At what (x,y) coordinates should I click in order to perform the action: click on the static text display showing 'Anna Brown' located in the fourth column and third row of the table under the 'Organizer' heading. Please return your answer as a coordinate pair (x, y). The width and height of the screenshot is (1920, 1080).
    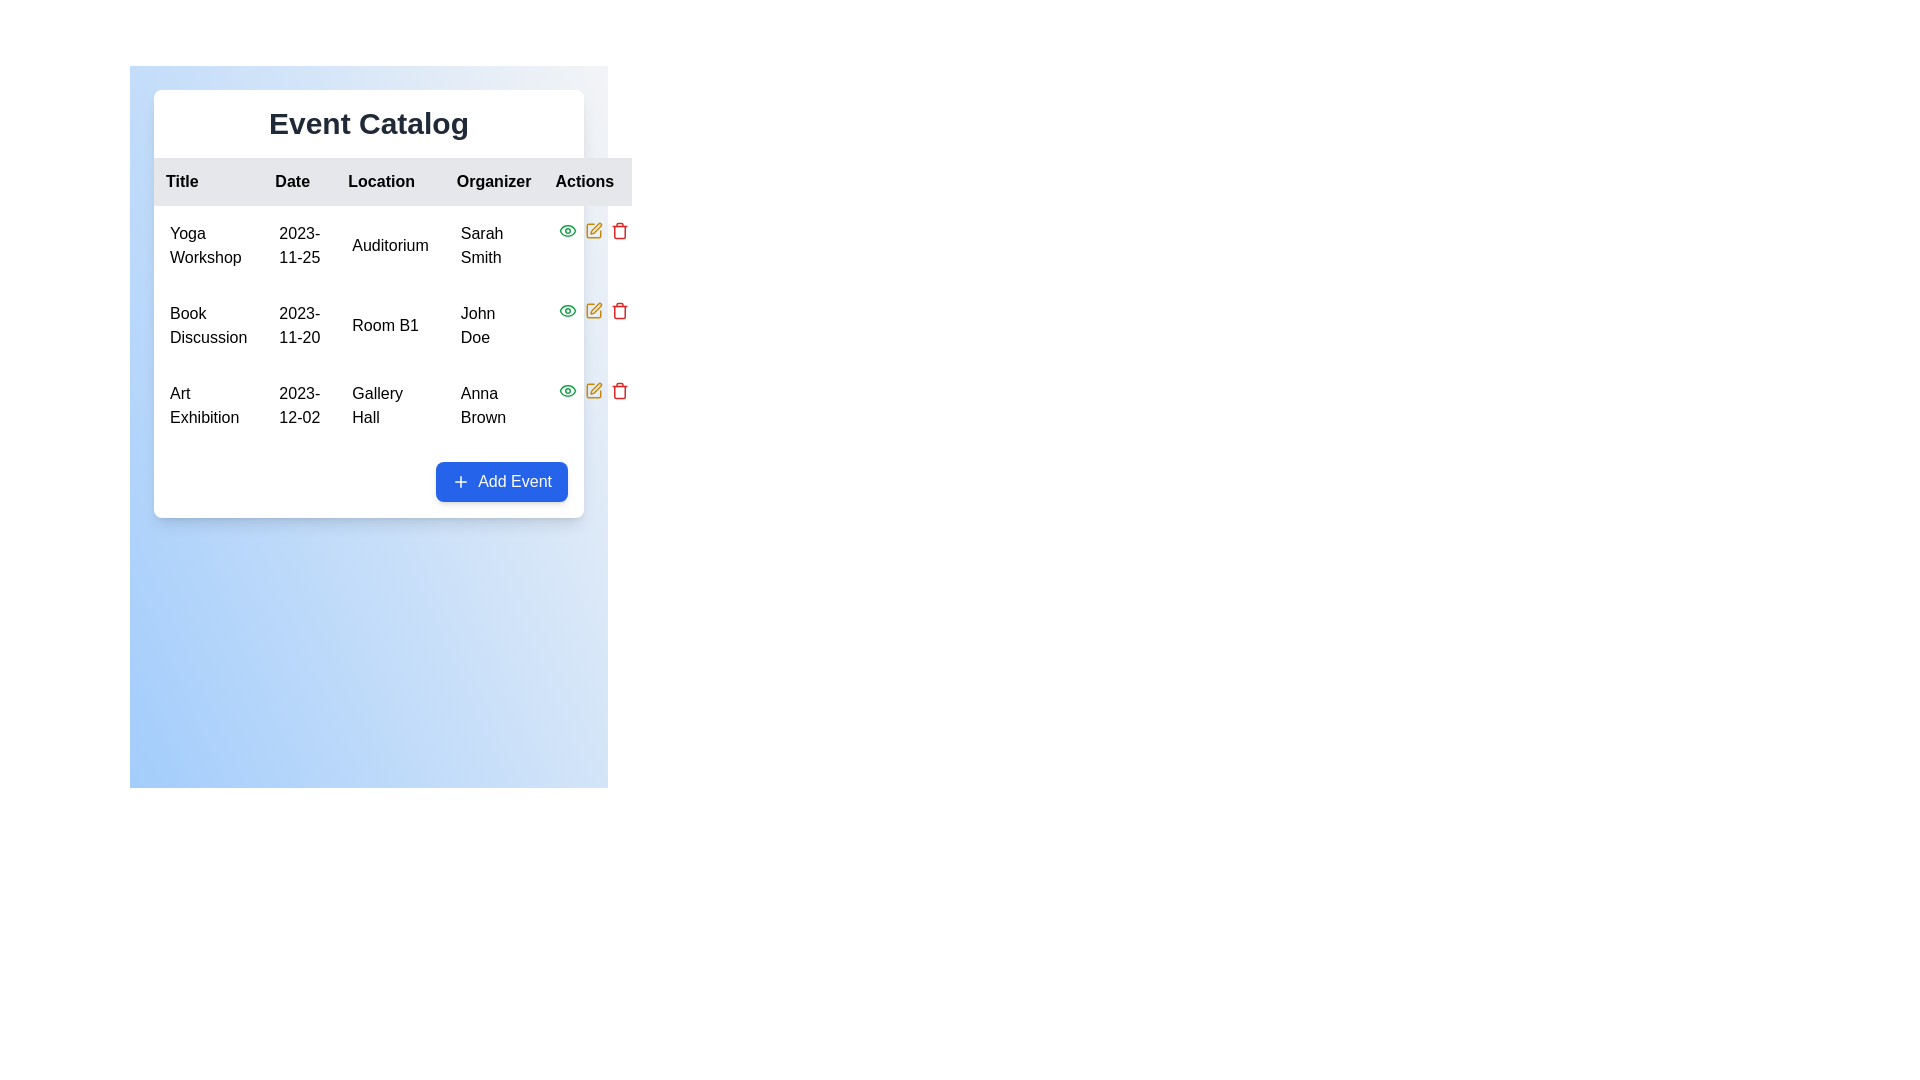
    Looking at the image, I should click on (494, 405).